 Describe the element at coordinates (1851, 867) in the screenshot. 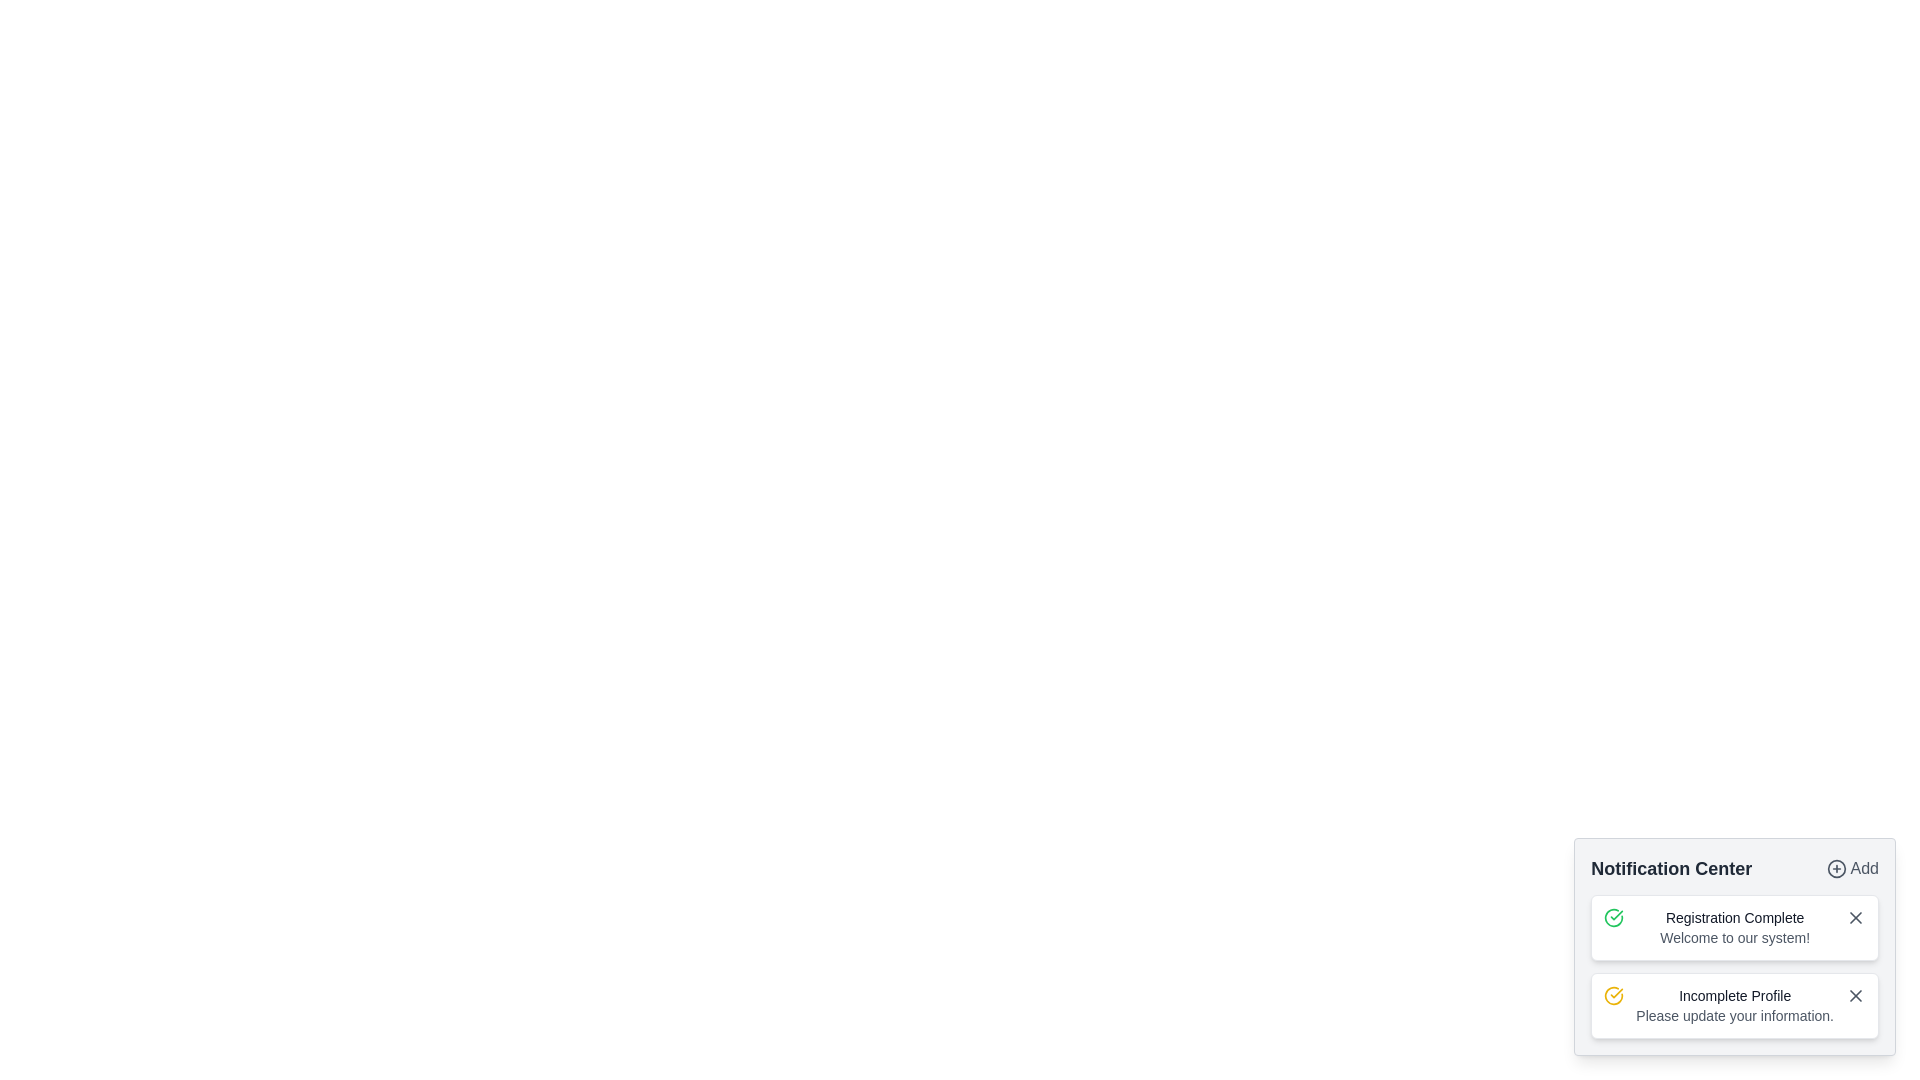

I see `the 'Add' button located in the top-right corner of the 'Notification Center' panel` at that location.